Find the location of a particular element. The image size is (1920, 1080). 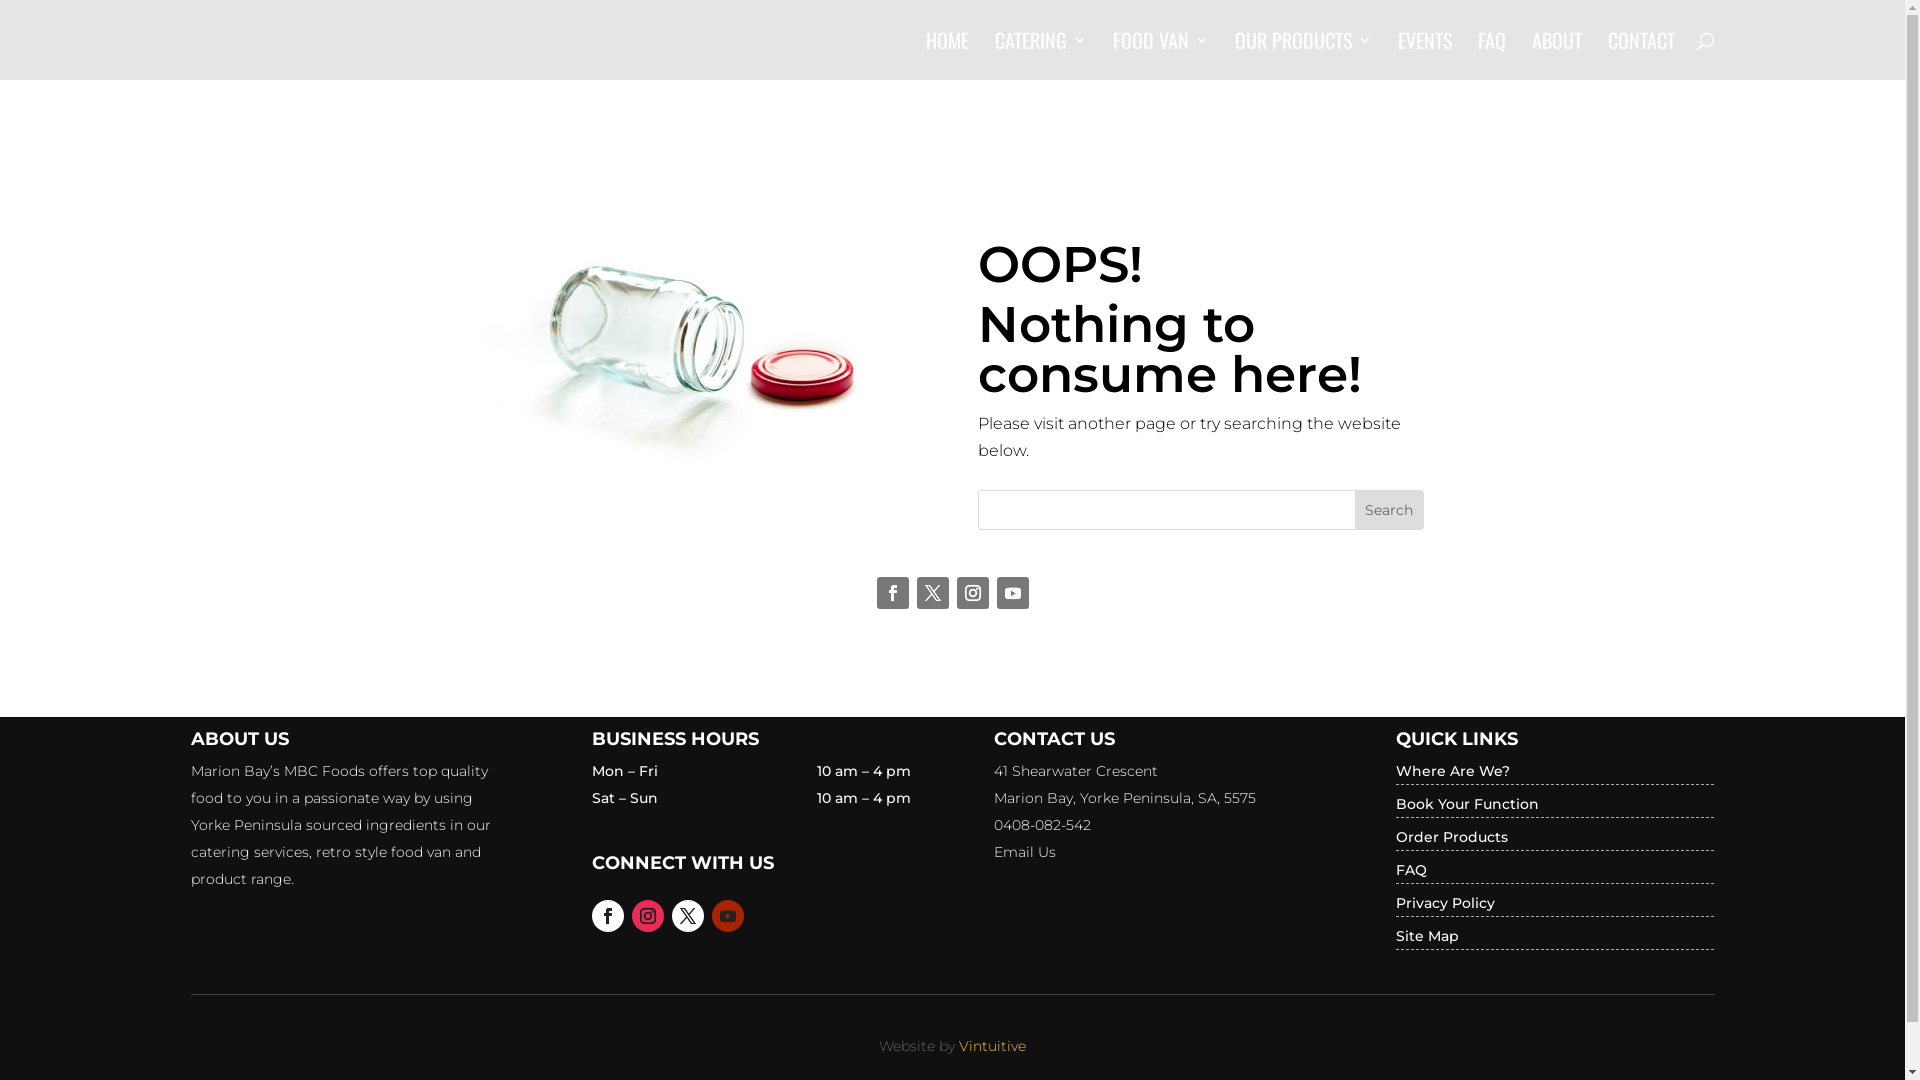

'Follow on Twitter' is located at coordinates (930, 592).